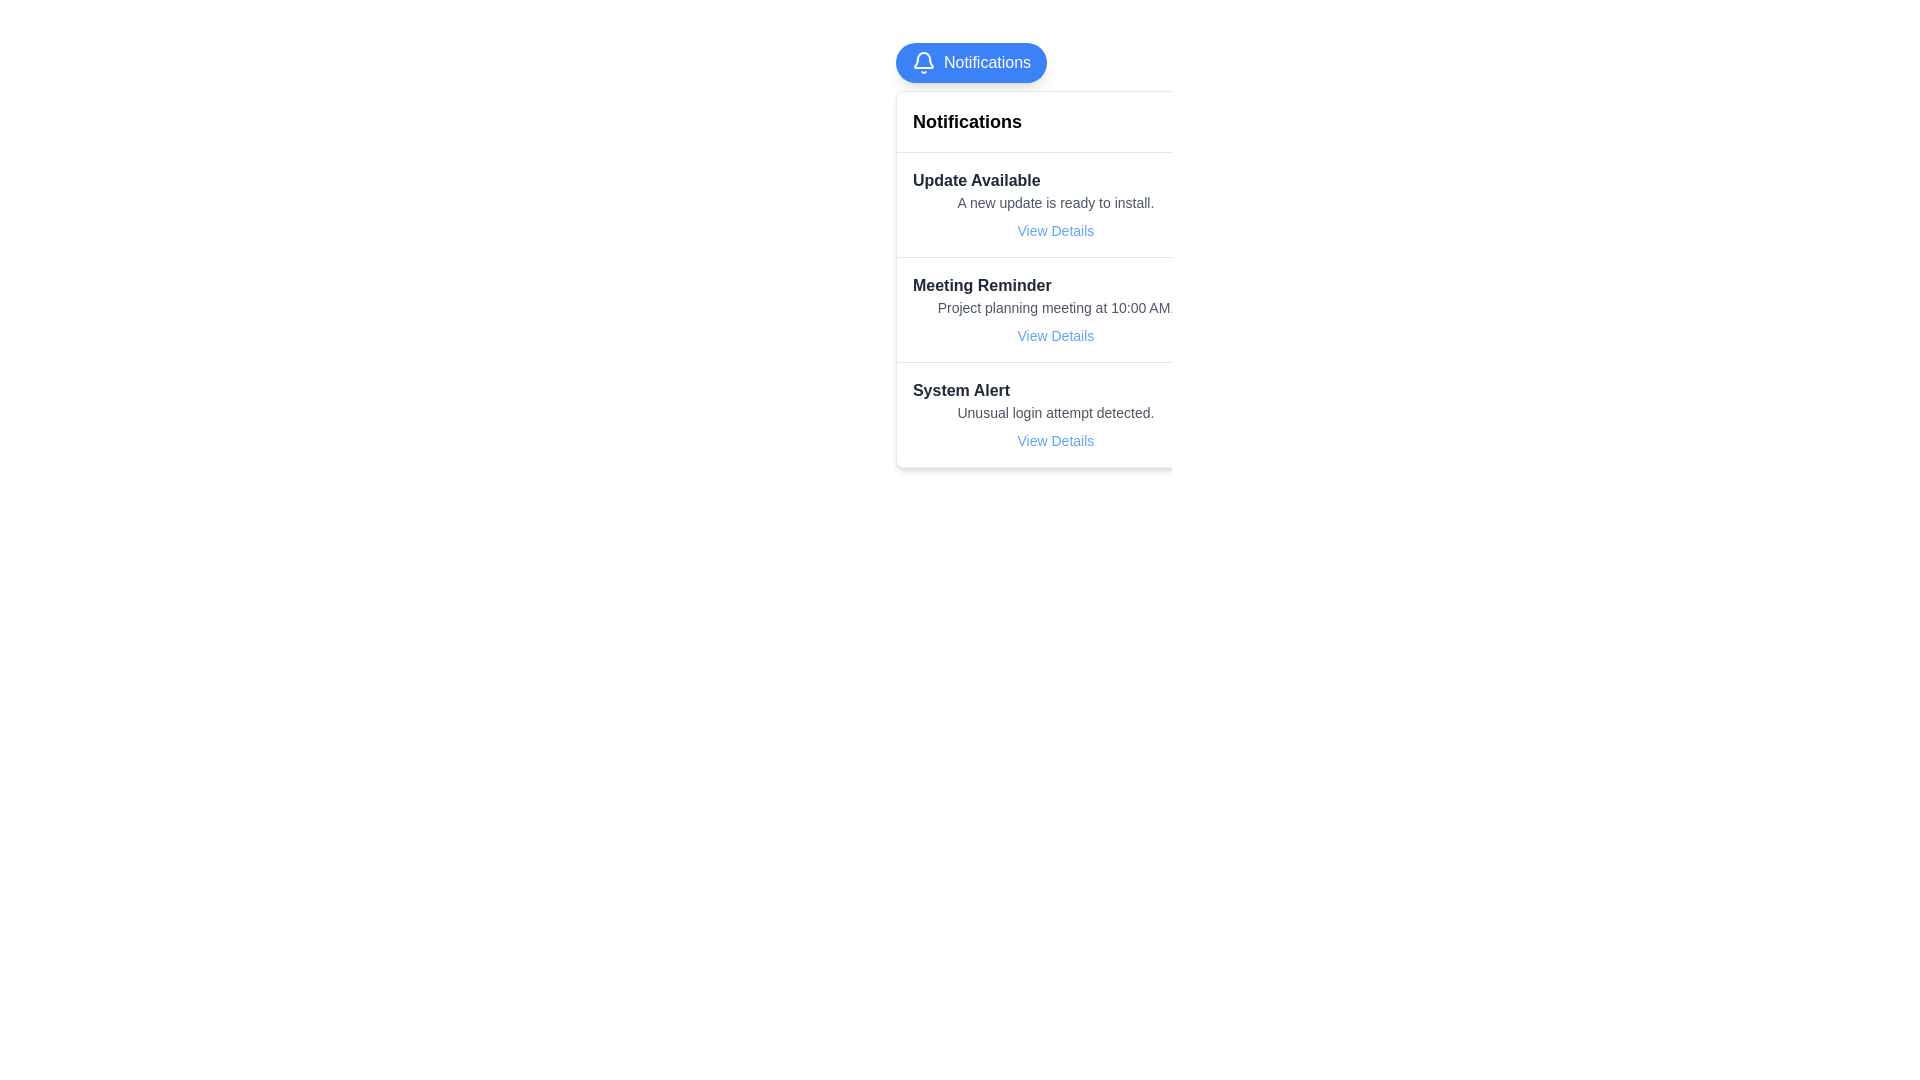 The height and width of the screenshot is (1080, 1920). I want to click on the title text label of the third notification segment in the 'Notifications' panel, which is positioned between the 'Meeting Reminder' notification and its short description, so click(961, 390).